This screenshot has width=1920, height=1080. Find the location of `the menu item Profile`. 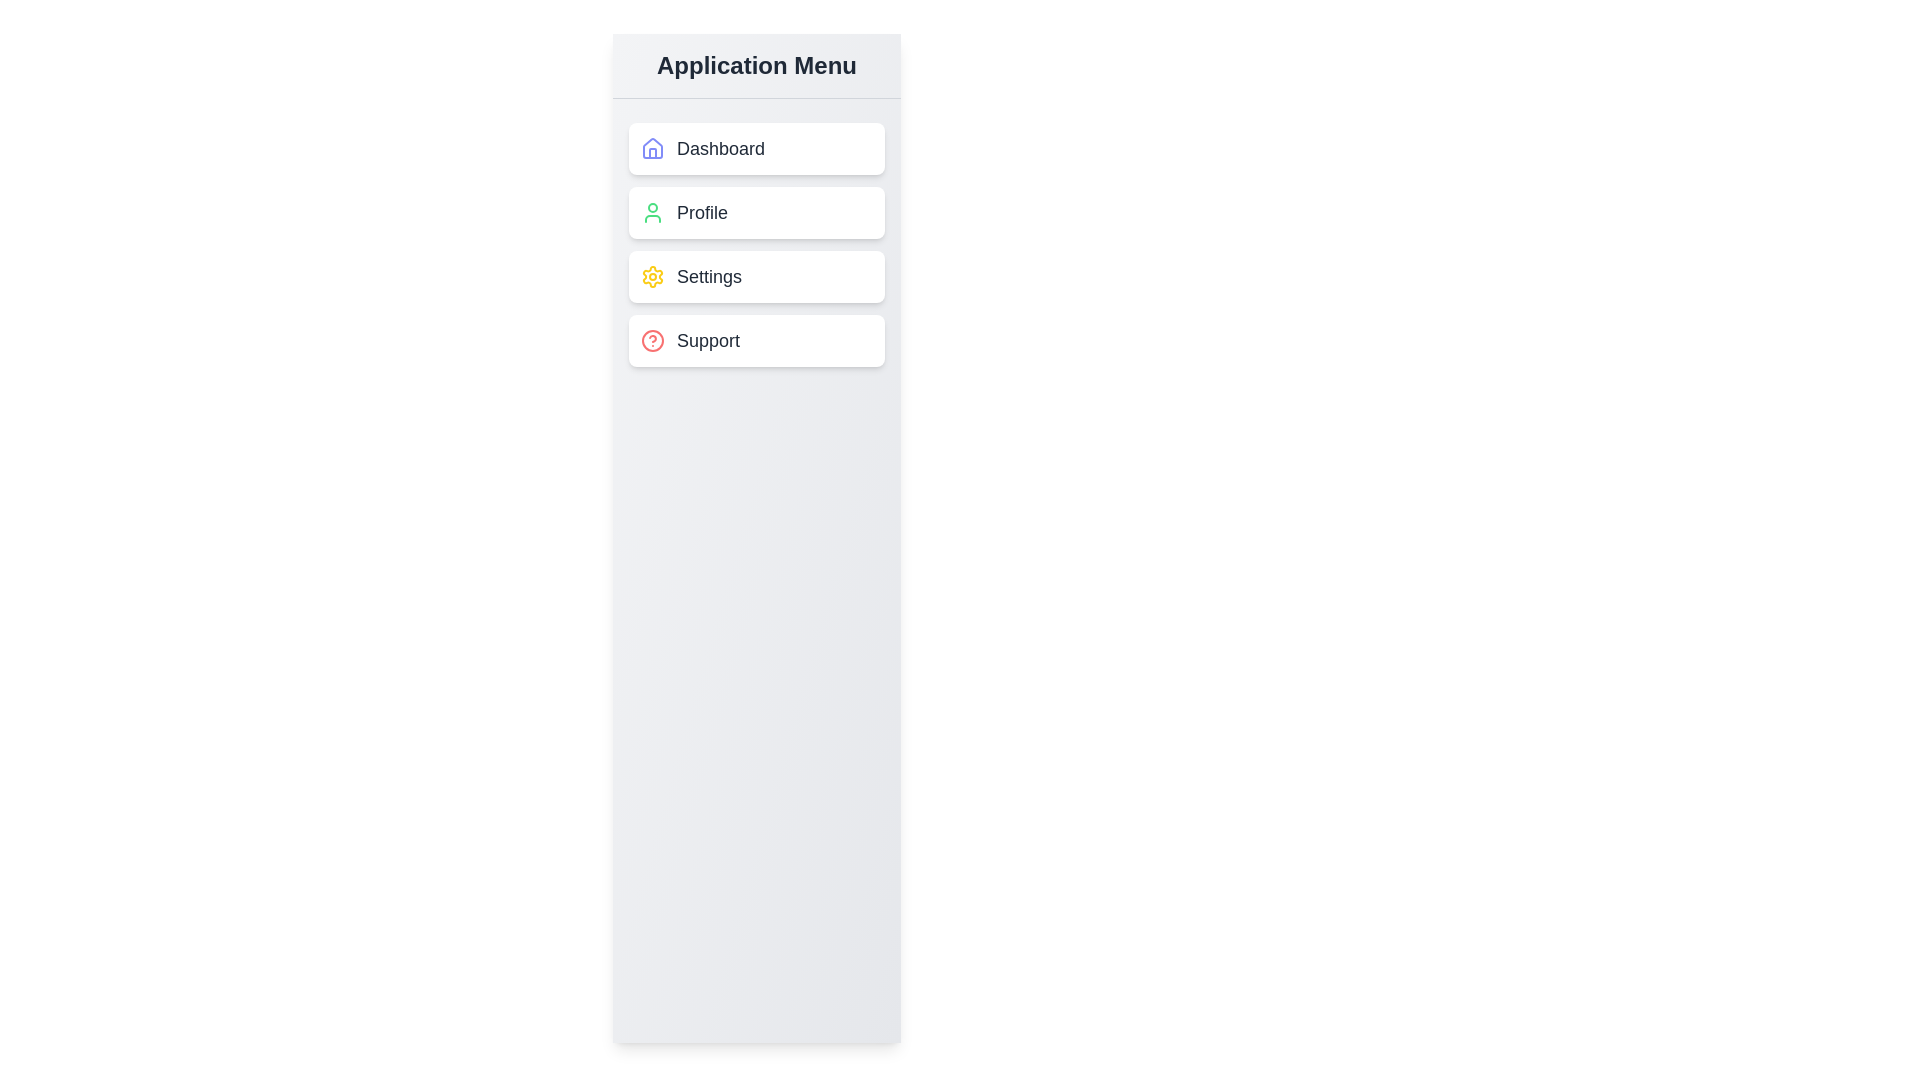

the menu item Profile is located at coordinates (756, 212).